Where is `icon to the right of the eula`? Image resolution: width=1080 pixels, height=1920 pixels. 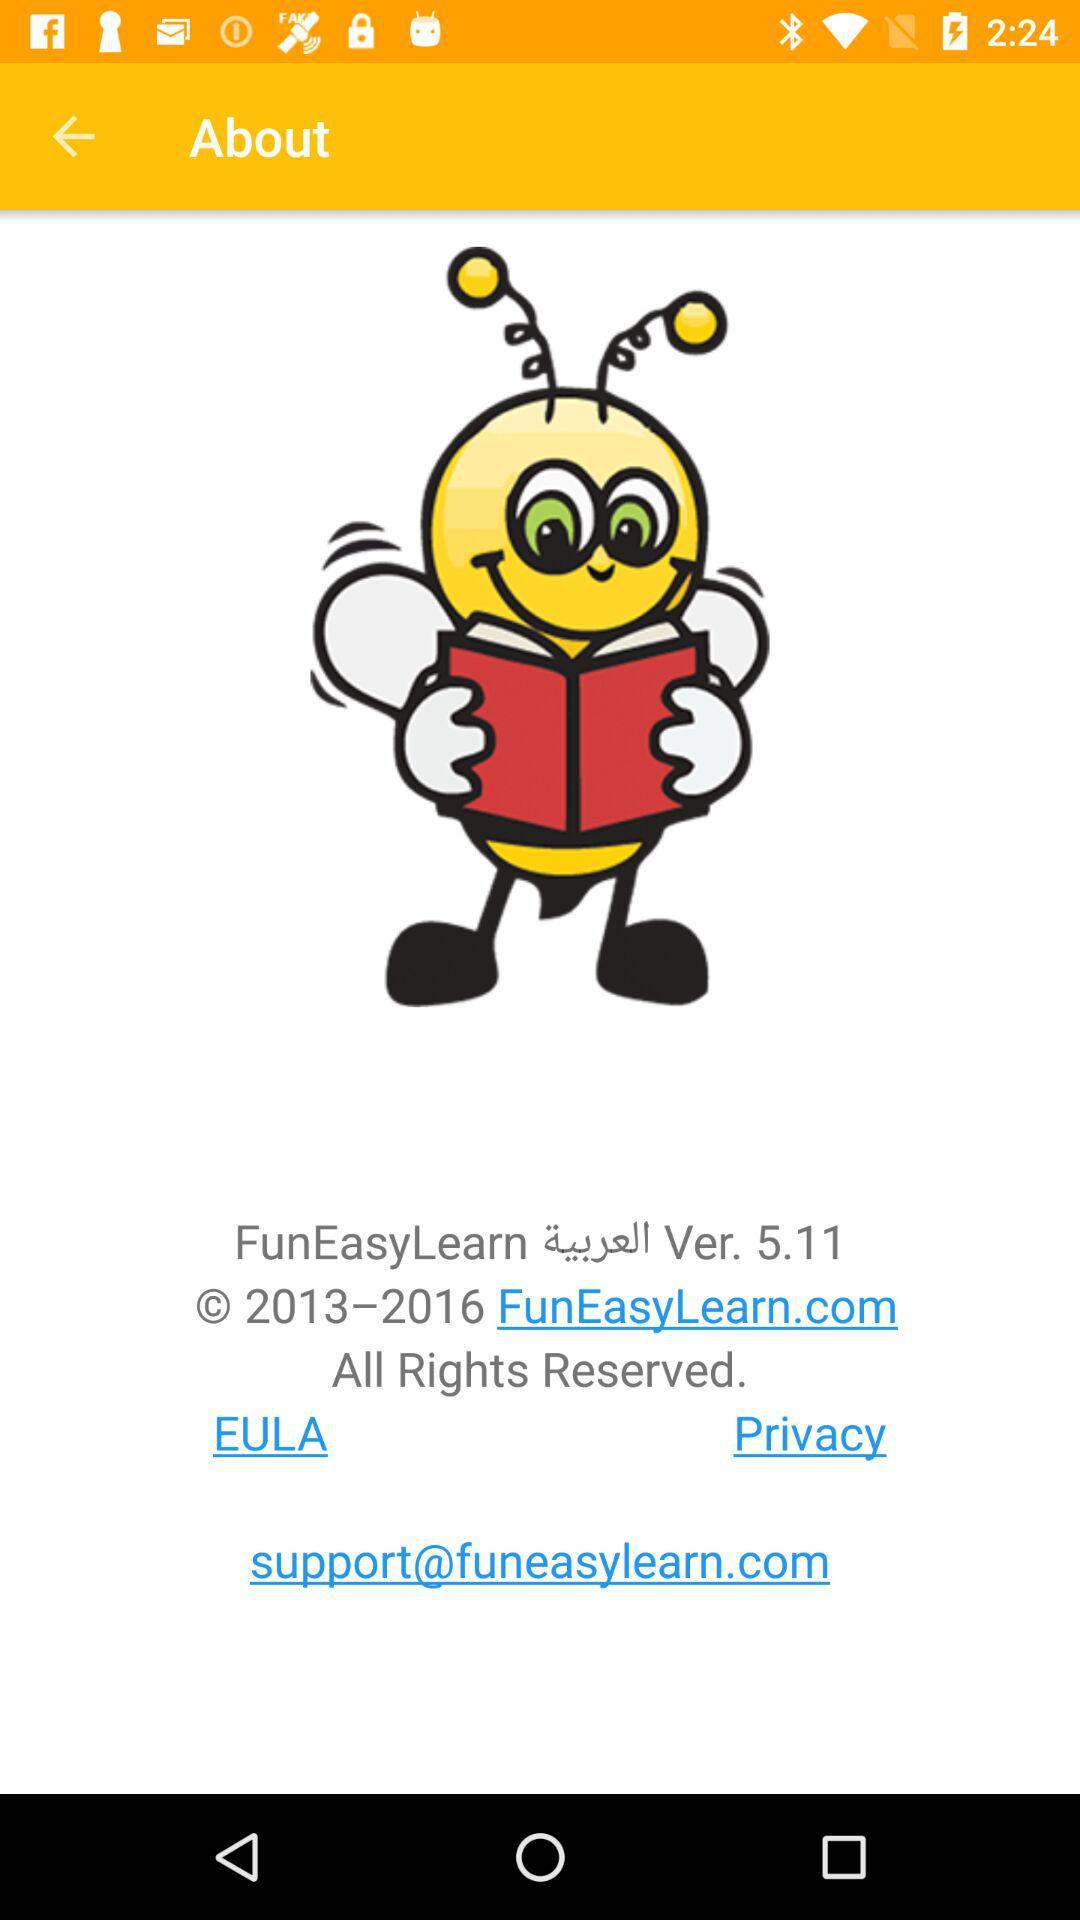
icon to the right of the eula is located at coordinates (810, 1431).